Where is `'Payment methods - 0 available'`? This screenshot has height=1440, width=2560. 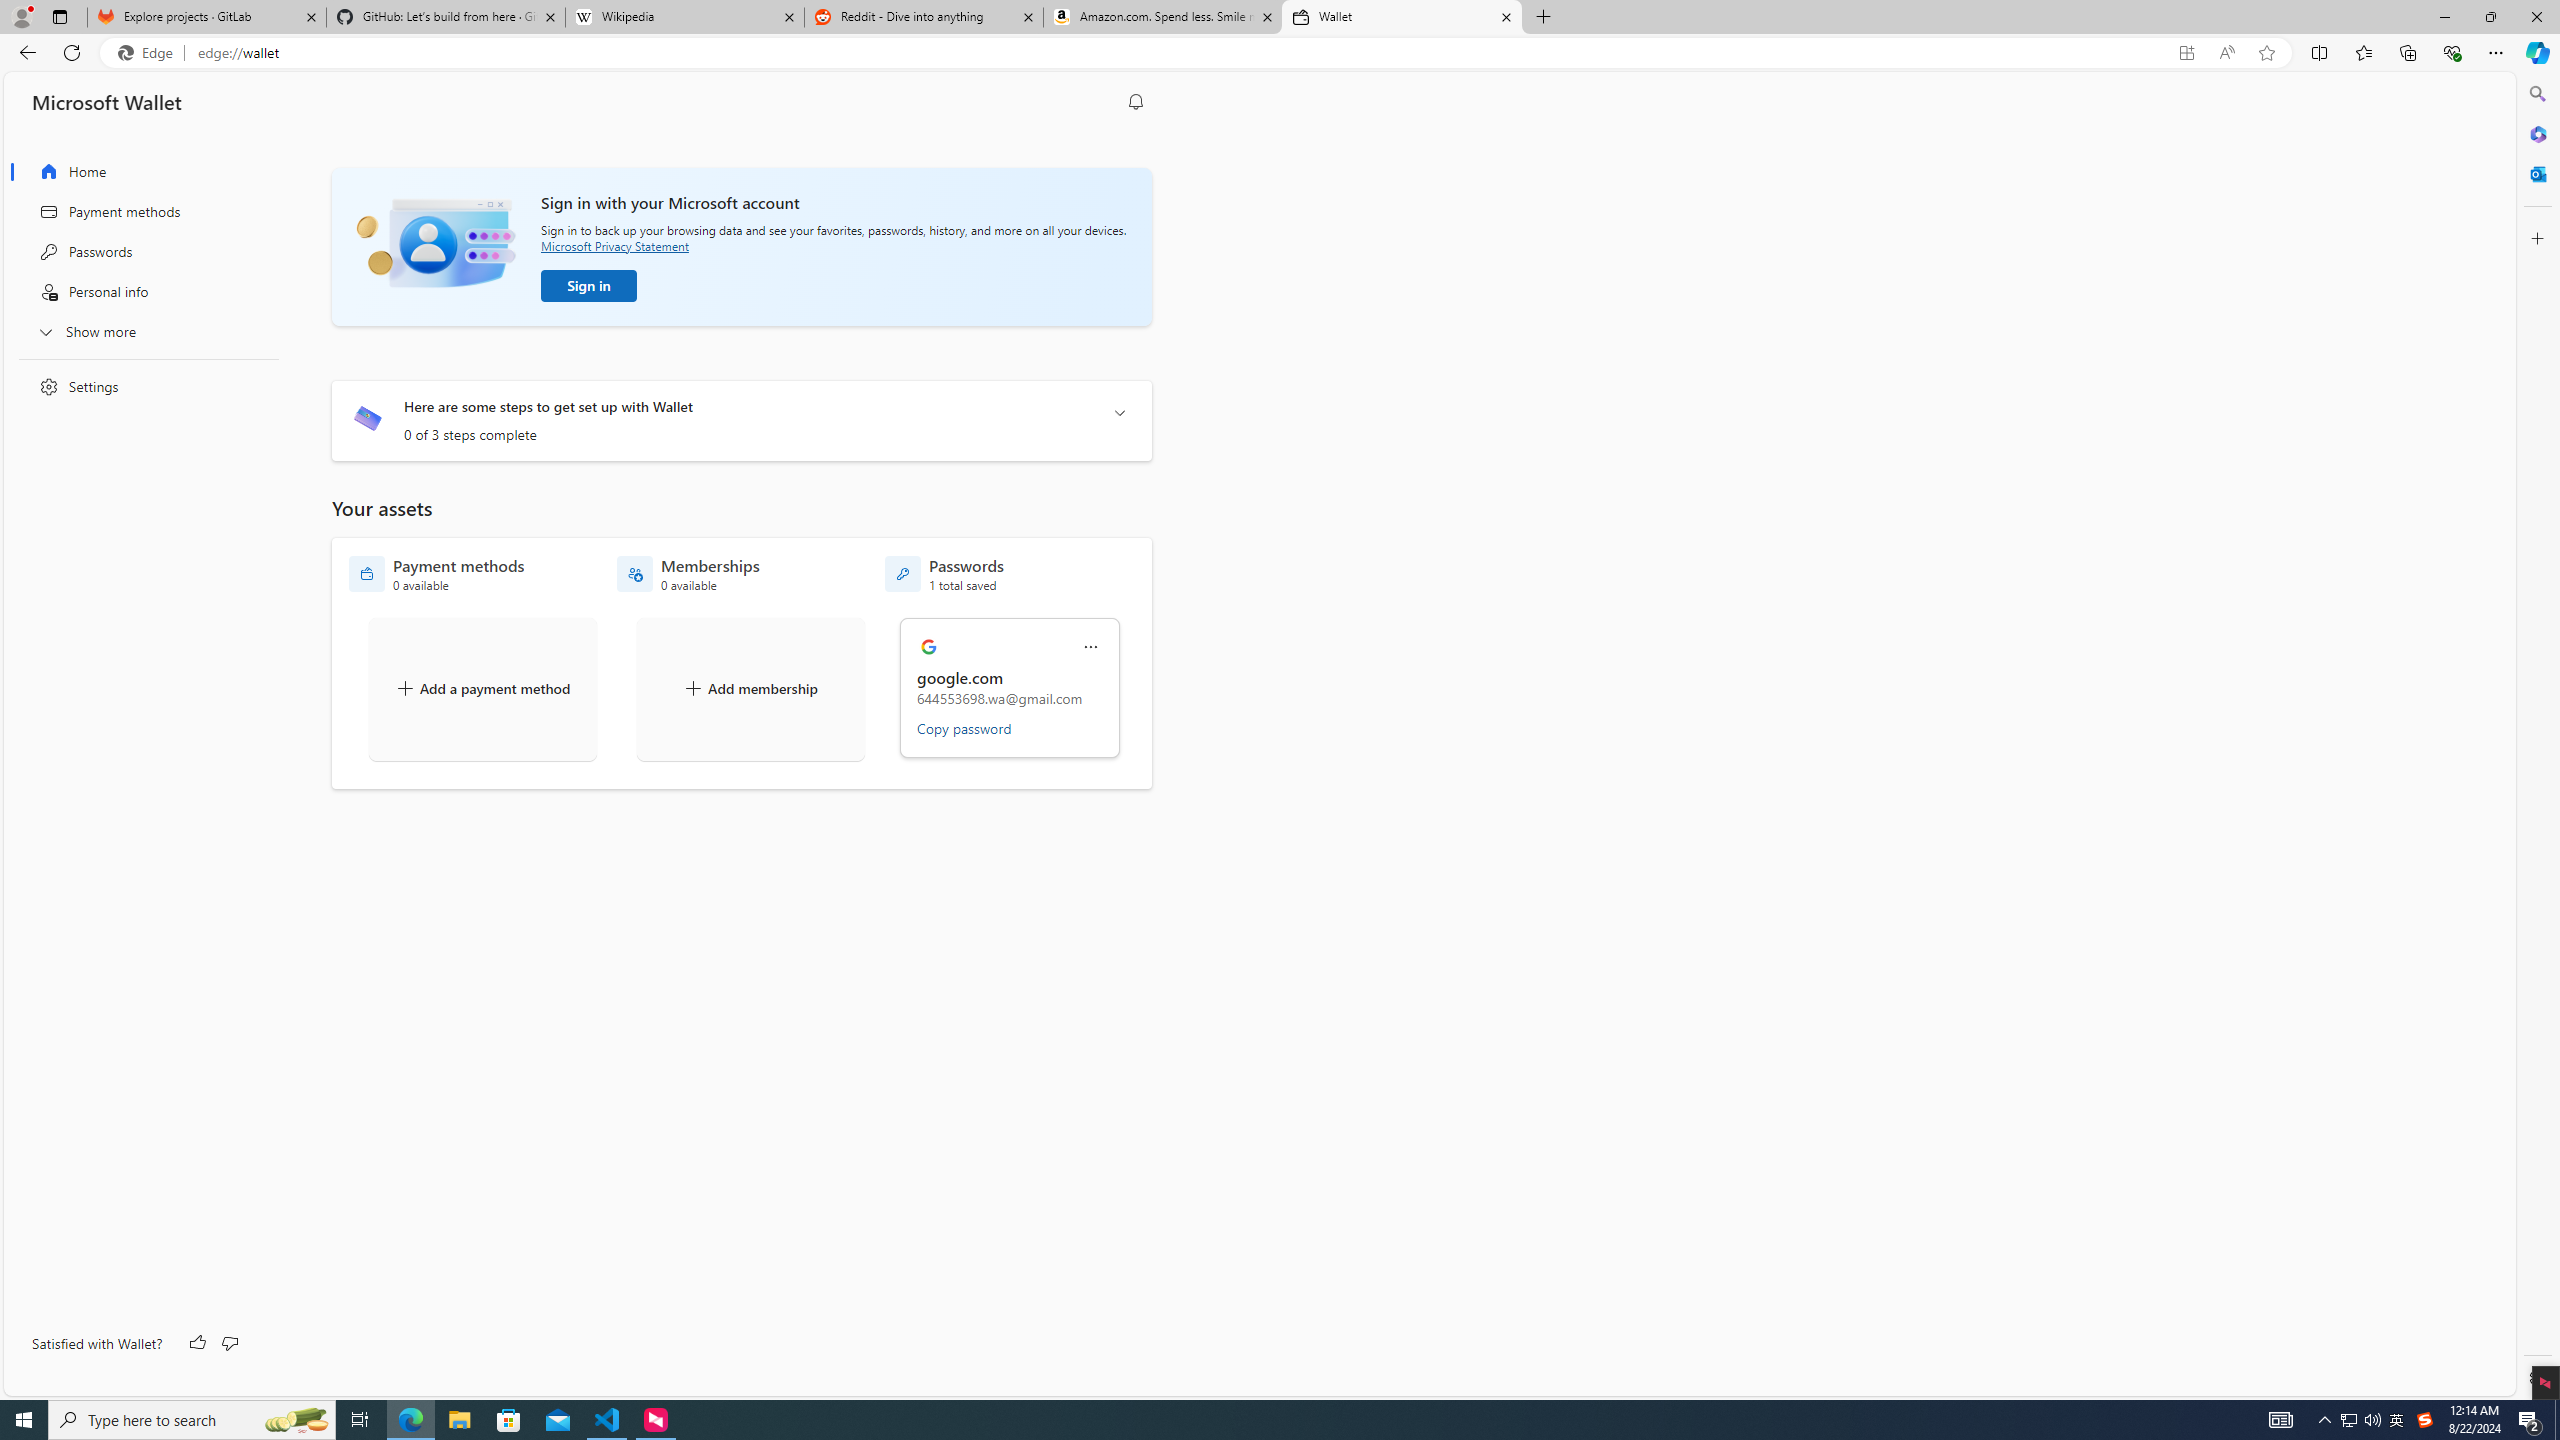
'Payment methods - 0 available' is located at coordinates (436, 574).